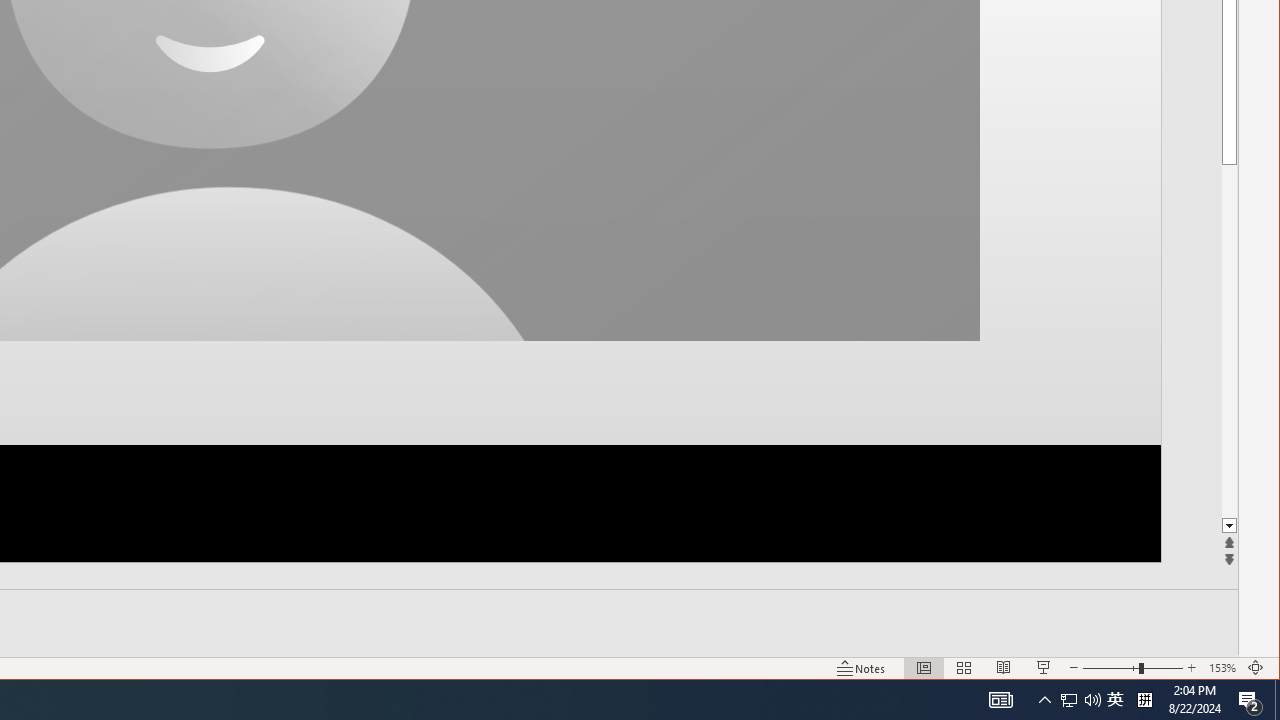  What do you see at coordinates (1250, 698) in the screenshot?
I see `'Action Center, 2 new notifications'` at bounding box center [1250, 698].